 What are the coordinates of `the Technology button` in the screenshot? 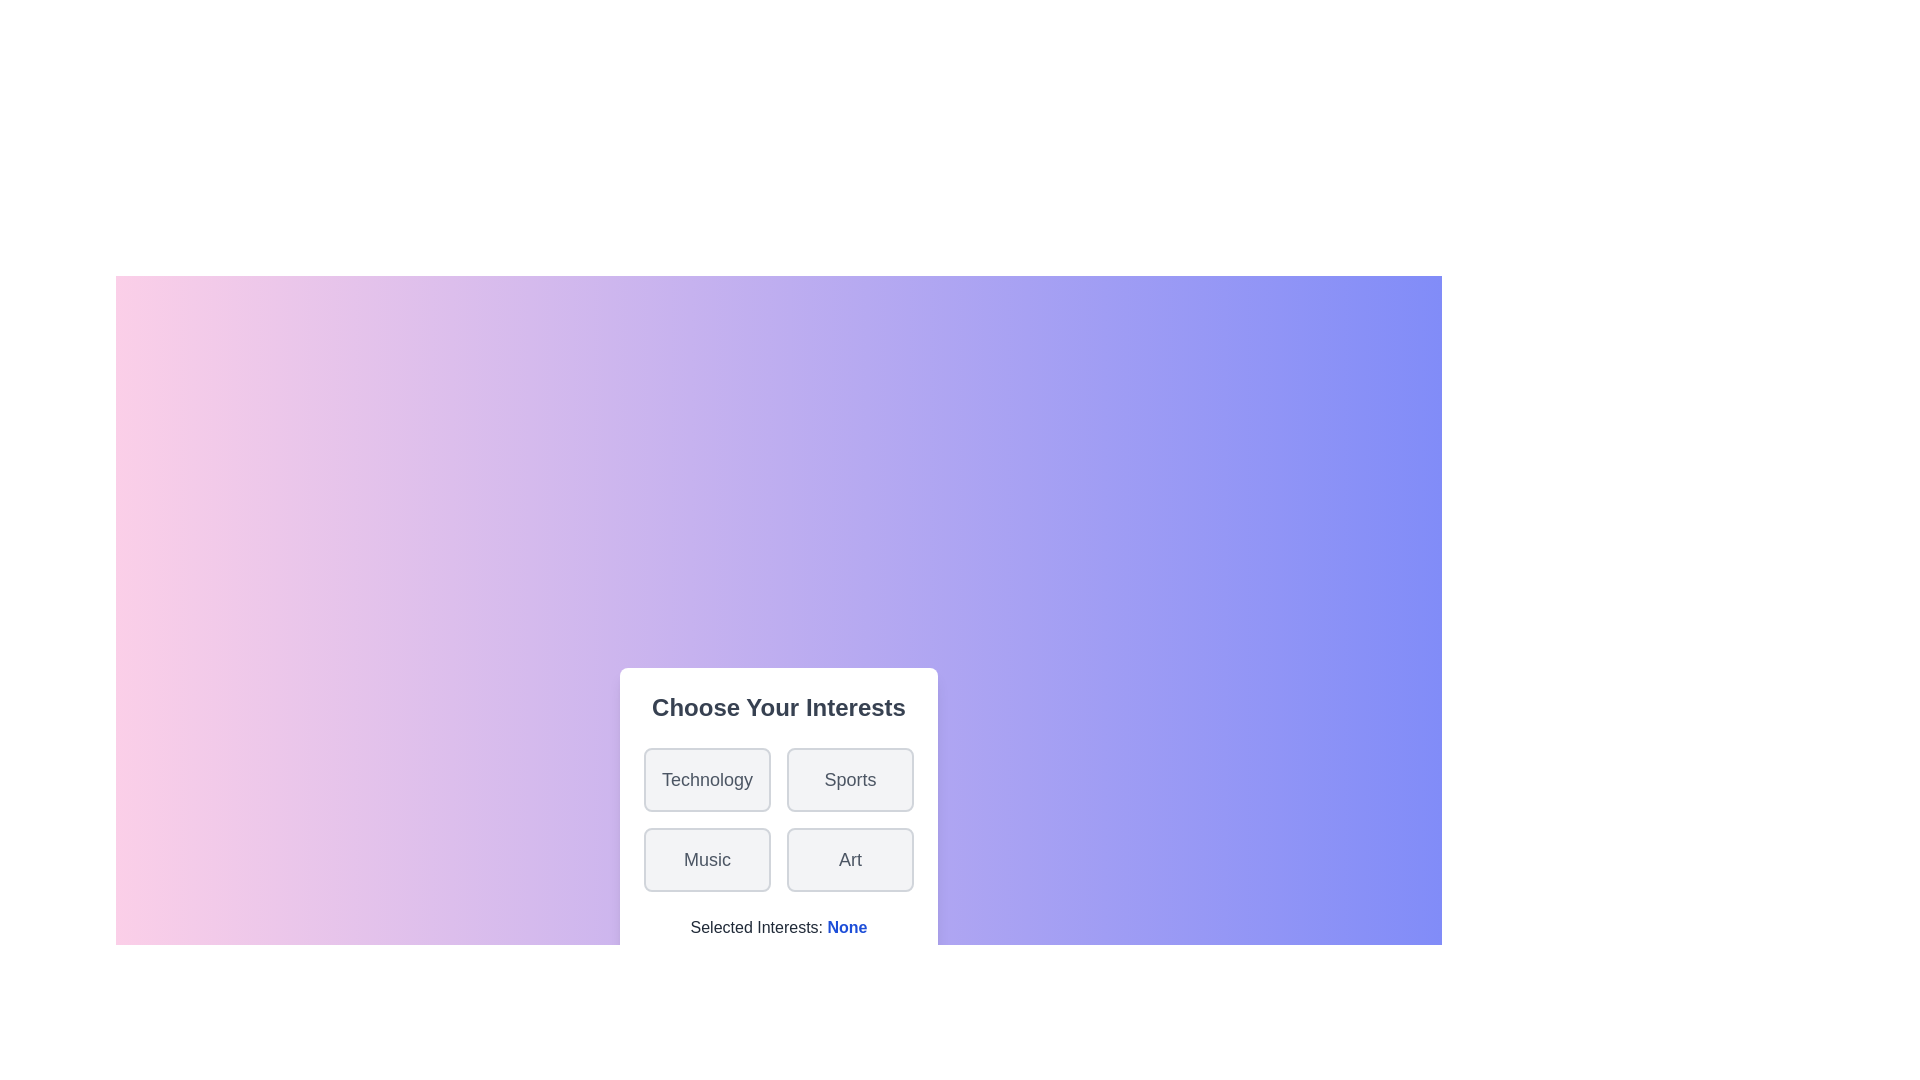 It's located at (706, 778).